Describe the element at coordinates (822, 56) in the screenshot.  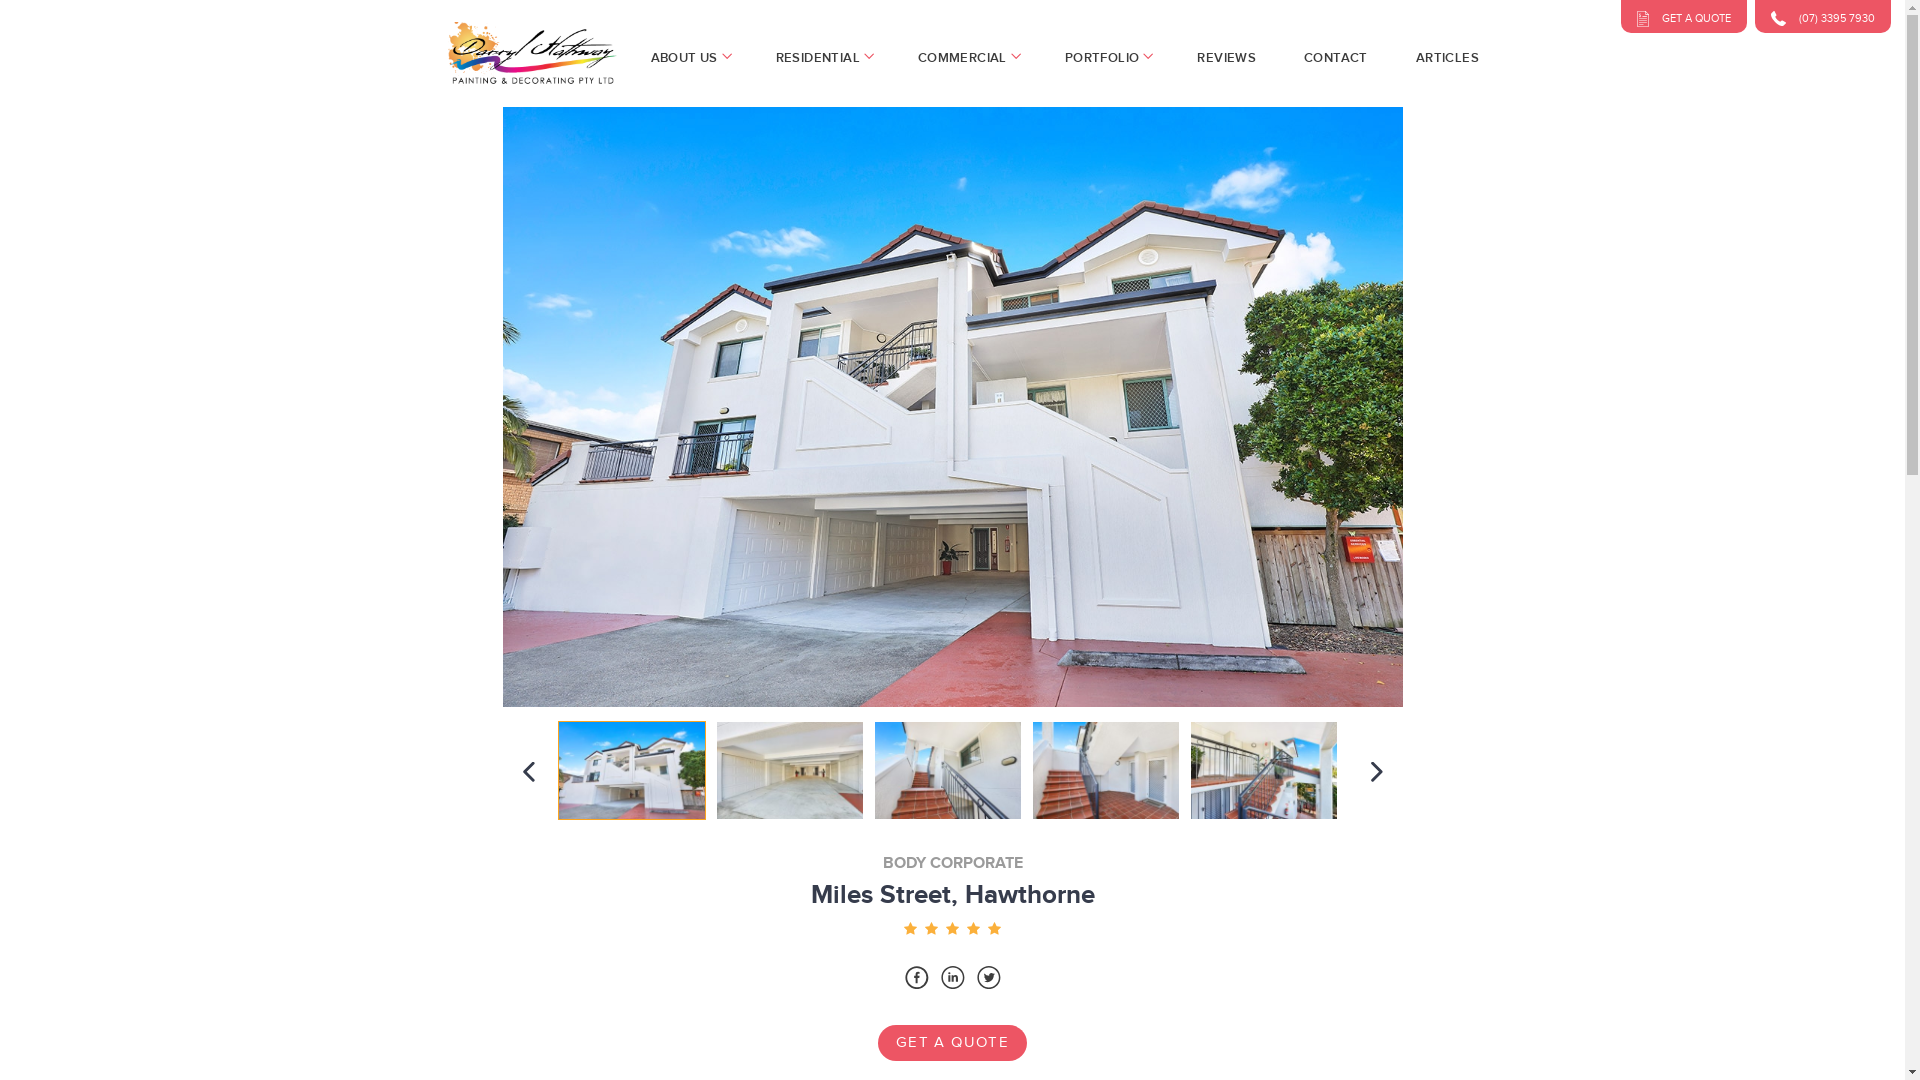
I see `'RESIDENTIAL'` at that location.